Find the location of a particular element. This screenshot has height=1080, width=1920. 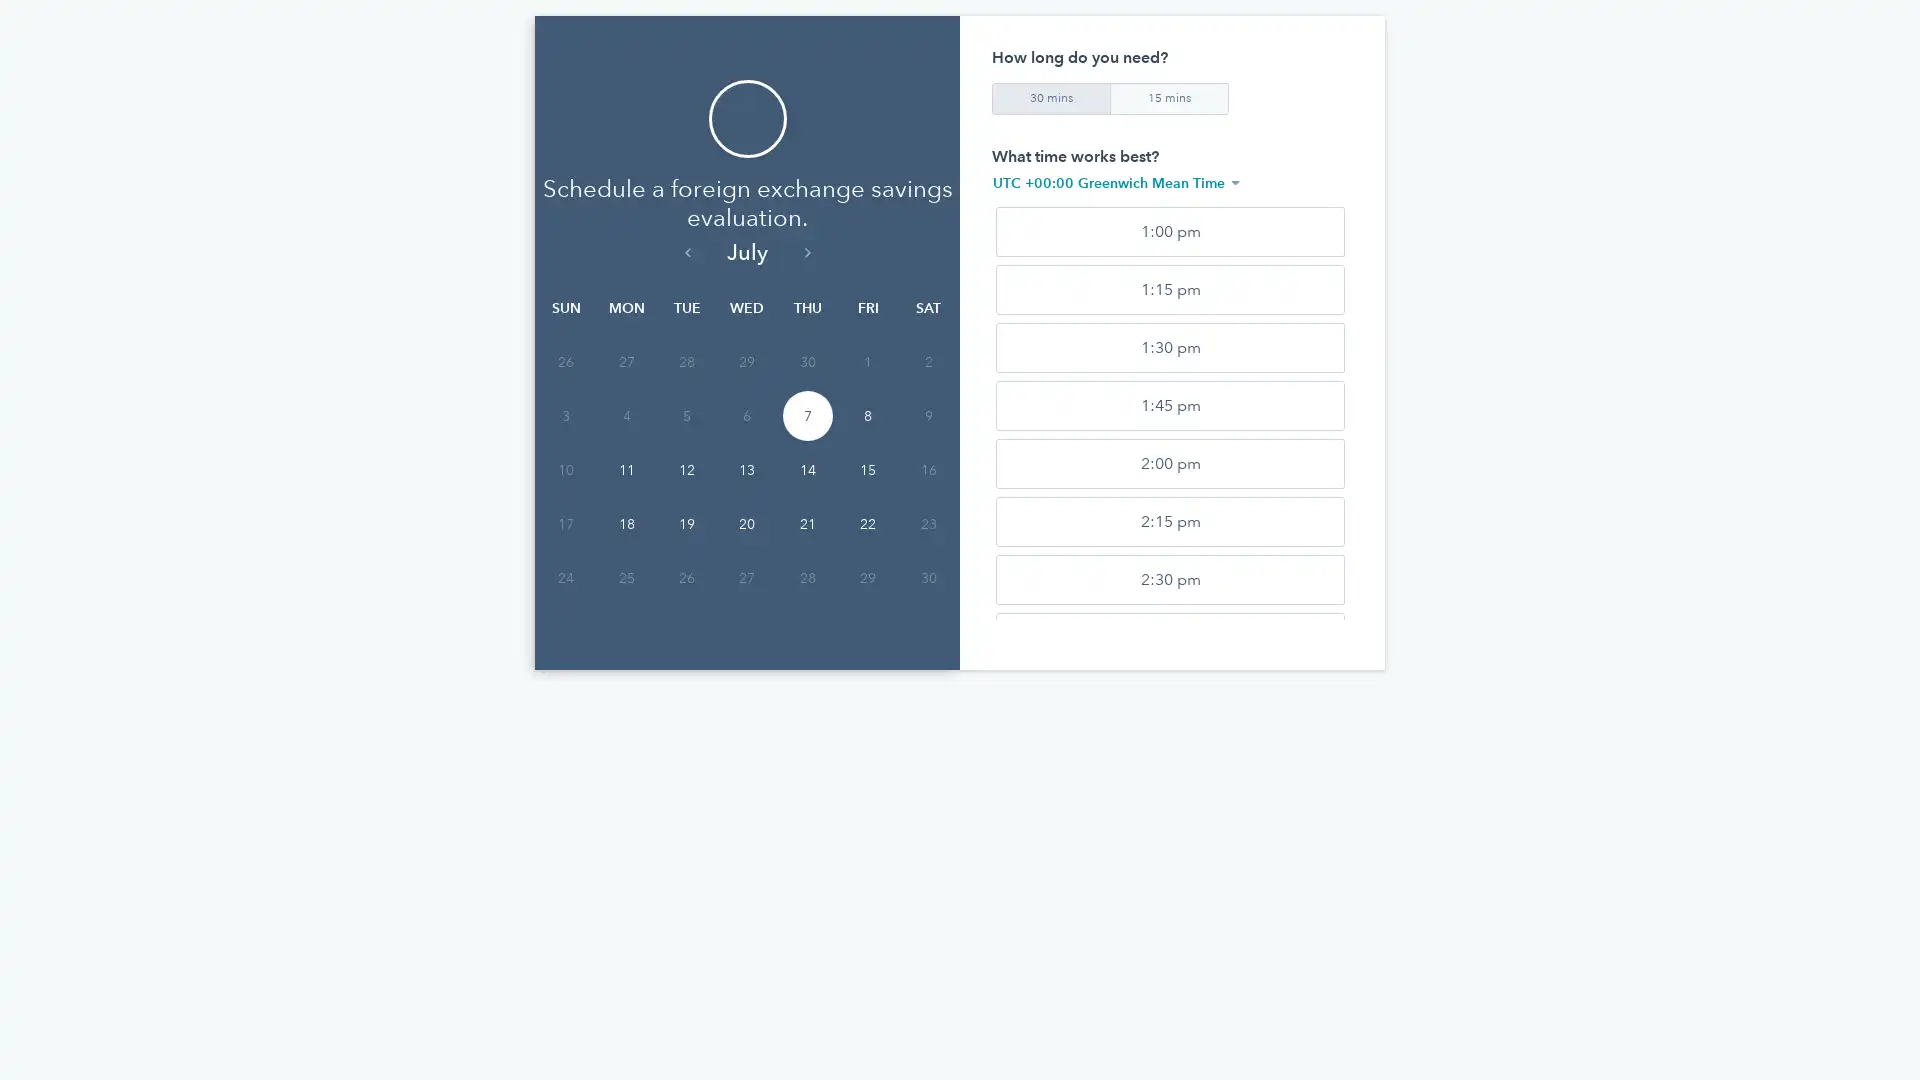

July 8th is located at coordinates (868, 415).